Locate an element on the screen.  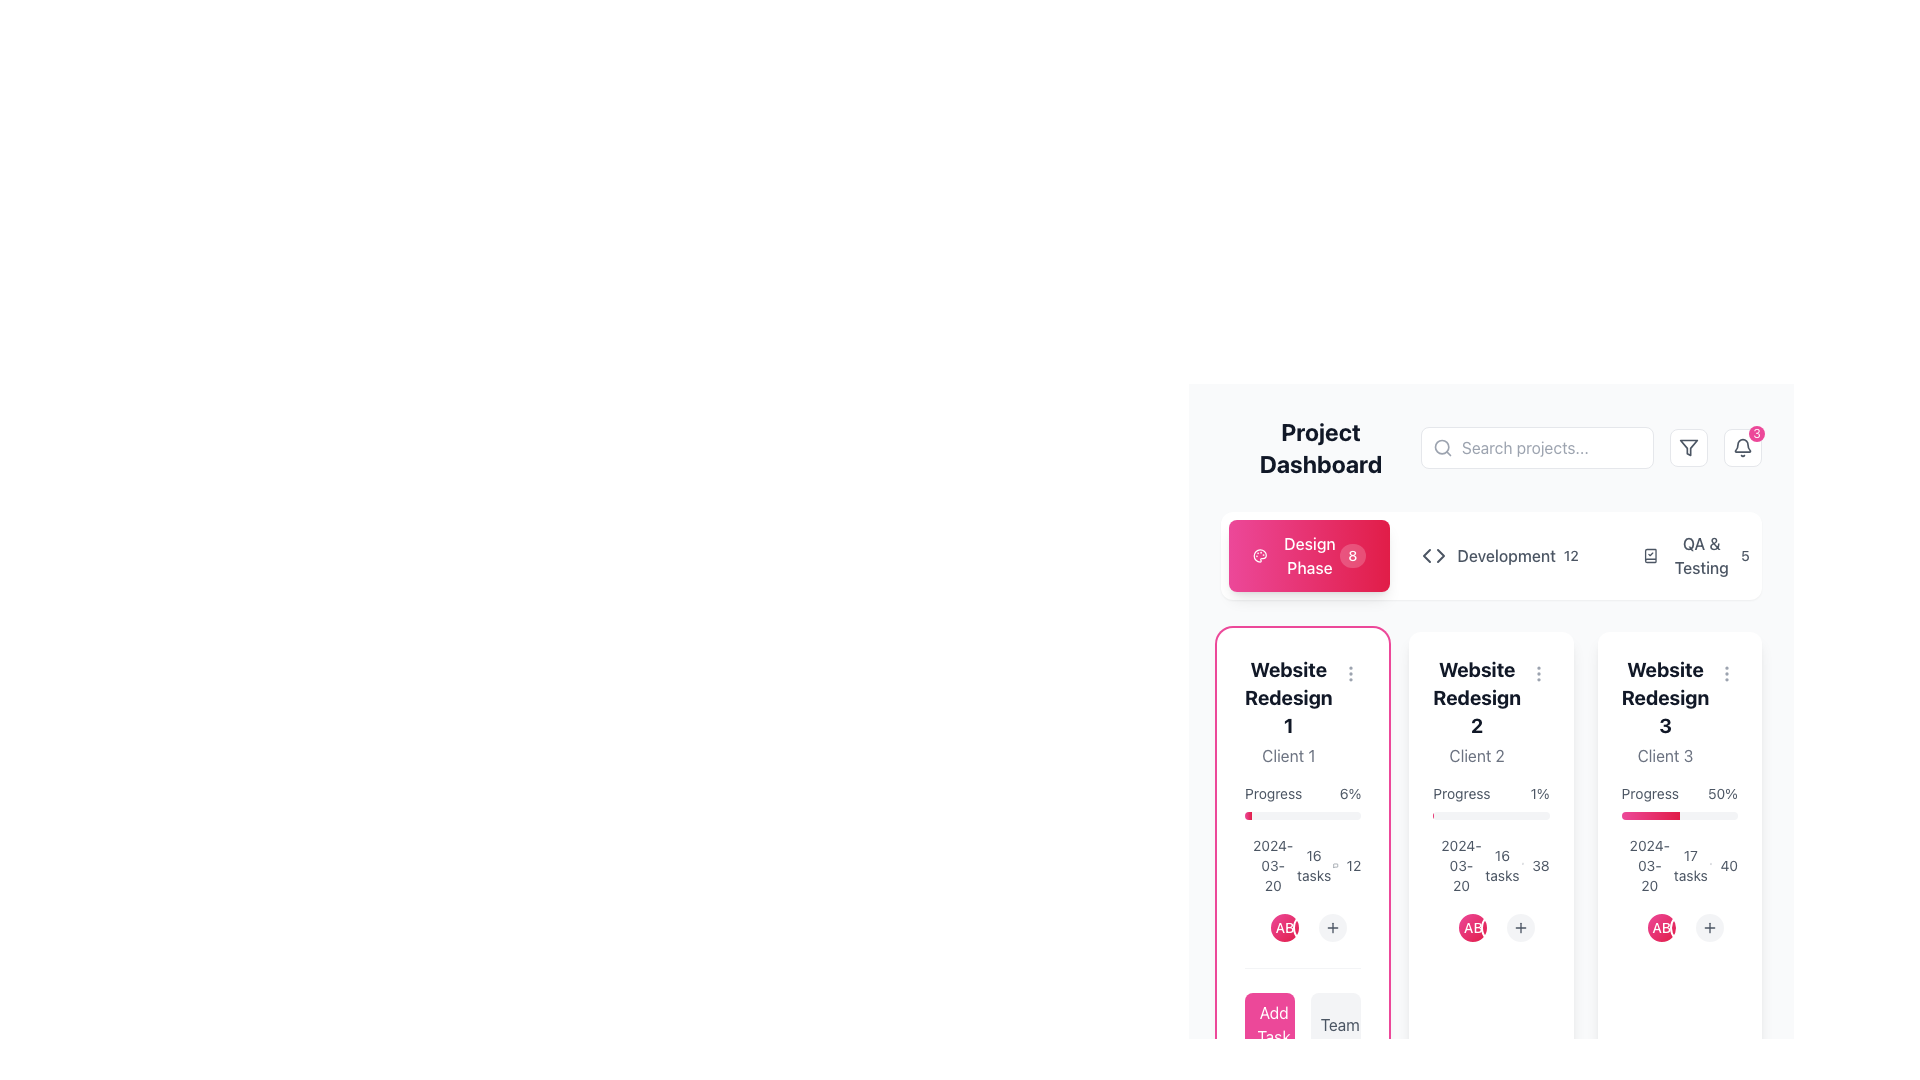
the 'Design Phase' text label in the left-side navigation tab is located at coordinates (1310, 555).